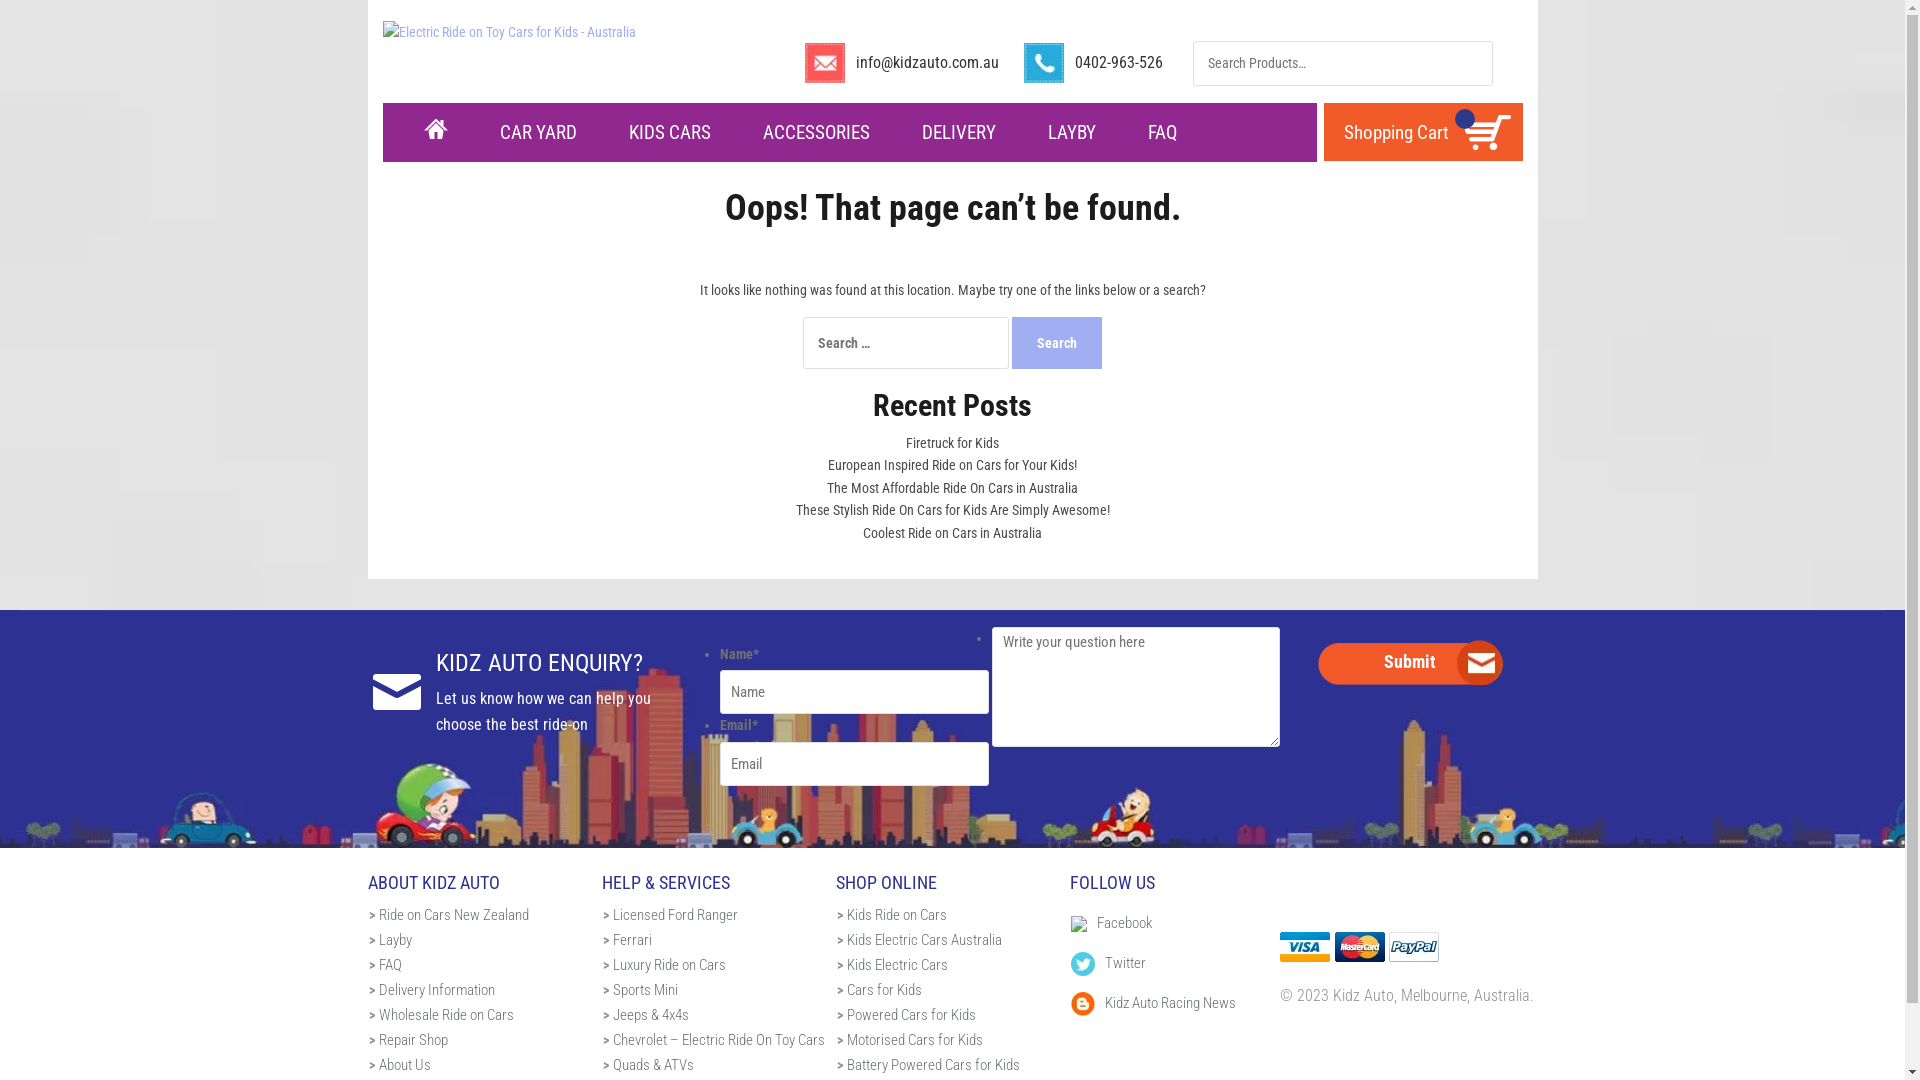 The height and width of the screenshot is (1080, 1920). What do you see at coordinates (926, 61) in the screenshot?
I see `'info@kidzauto.com.au'` at bounding box center [926, 61].